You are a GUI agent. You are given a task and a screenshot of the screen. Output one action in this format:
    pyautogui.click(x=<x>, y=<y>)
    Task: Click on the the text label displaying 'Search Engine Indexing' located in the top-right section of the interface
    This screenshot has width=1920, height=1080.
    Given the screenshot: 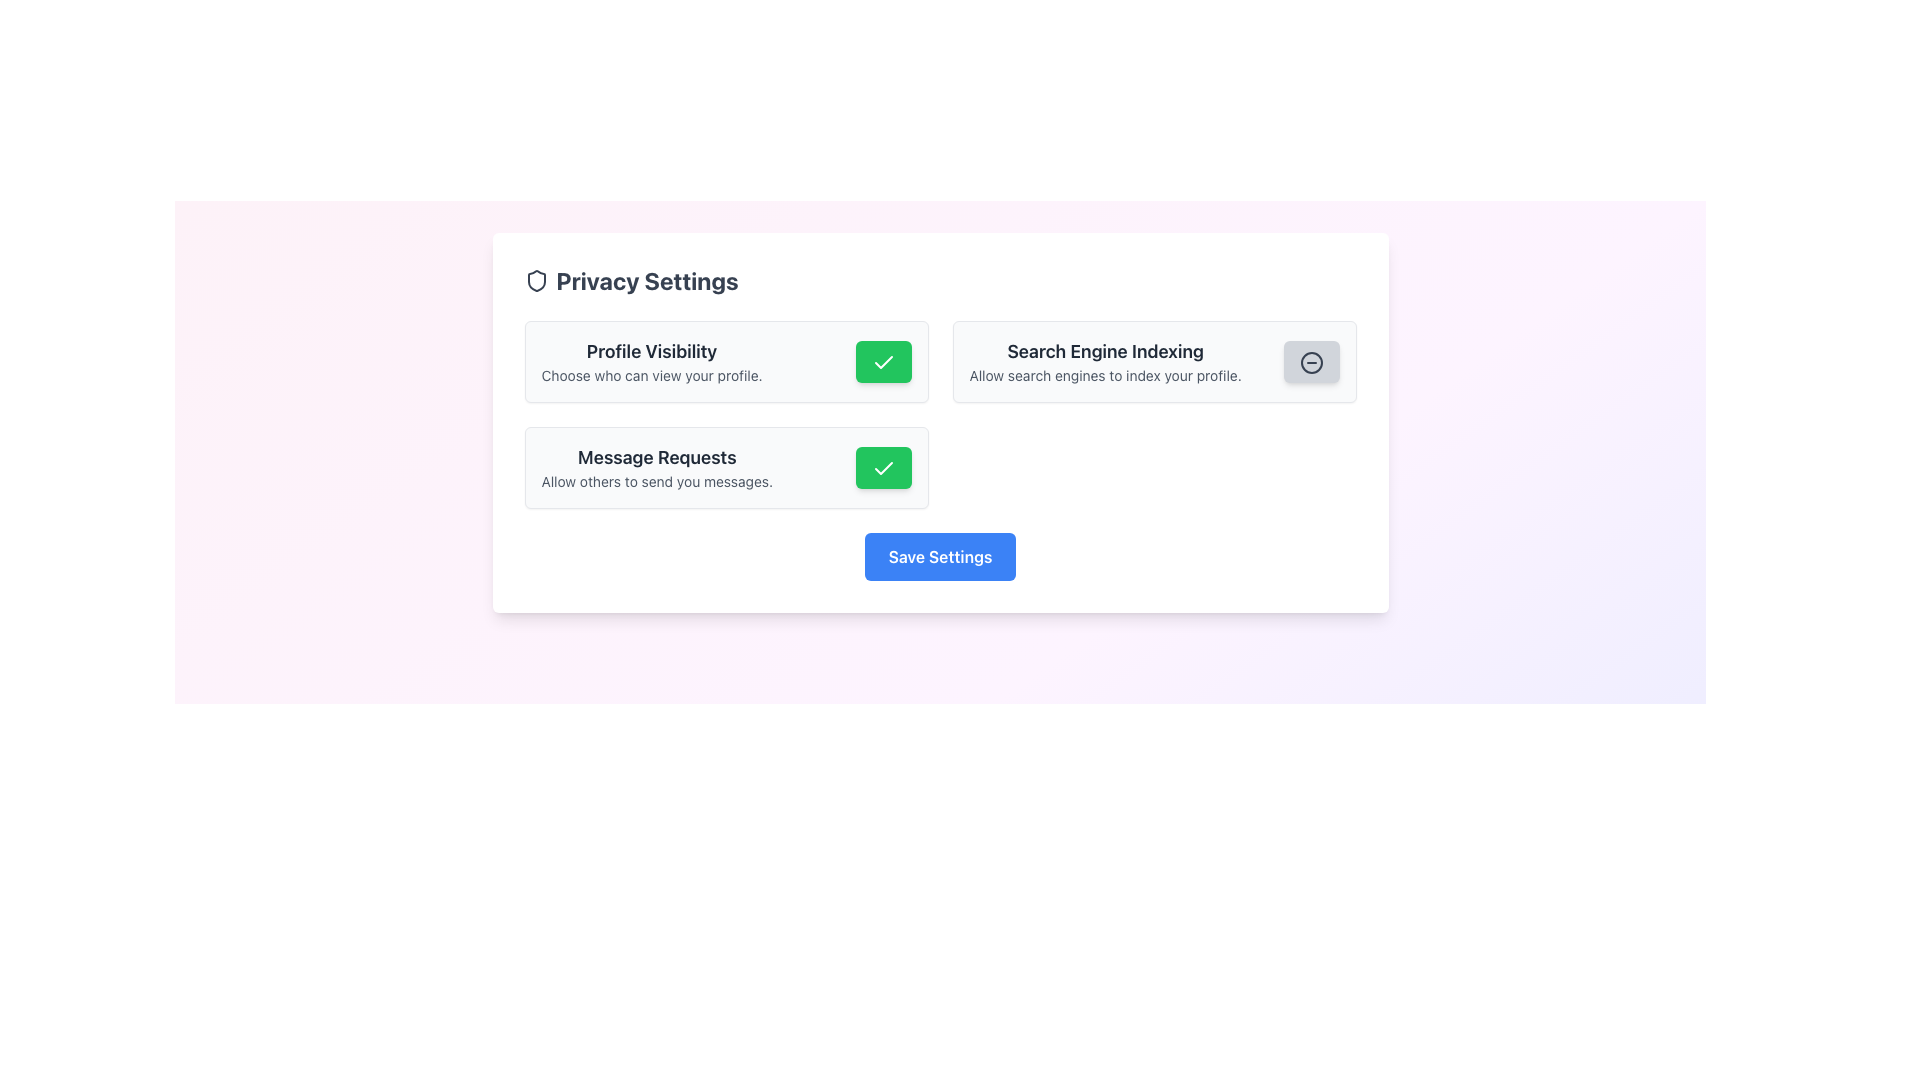 What is the action you would take?
    pyautogui.click(x=1104, y=350)
    